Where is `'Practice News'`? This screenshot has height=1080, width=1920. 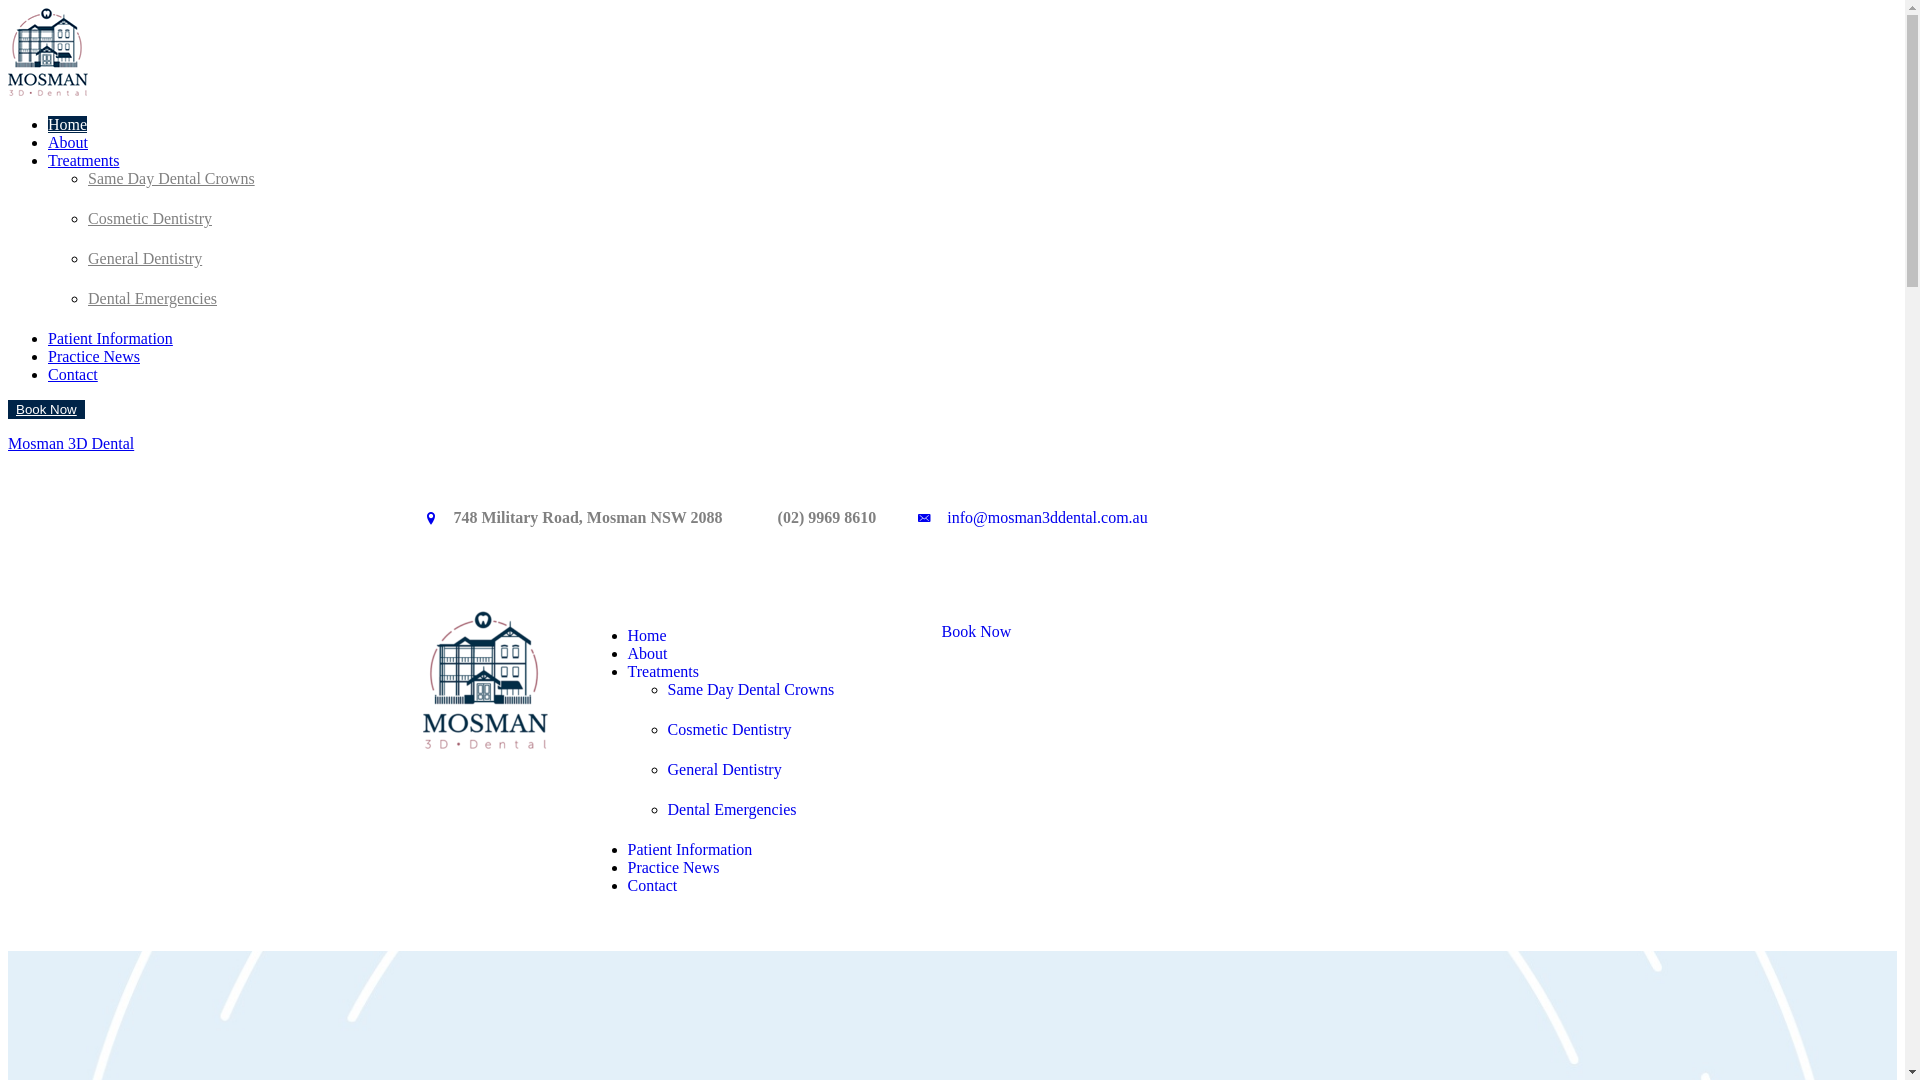 'Practice News' is located at coordinates (673, 866).